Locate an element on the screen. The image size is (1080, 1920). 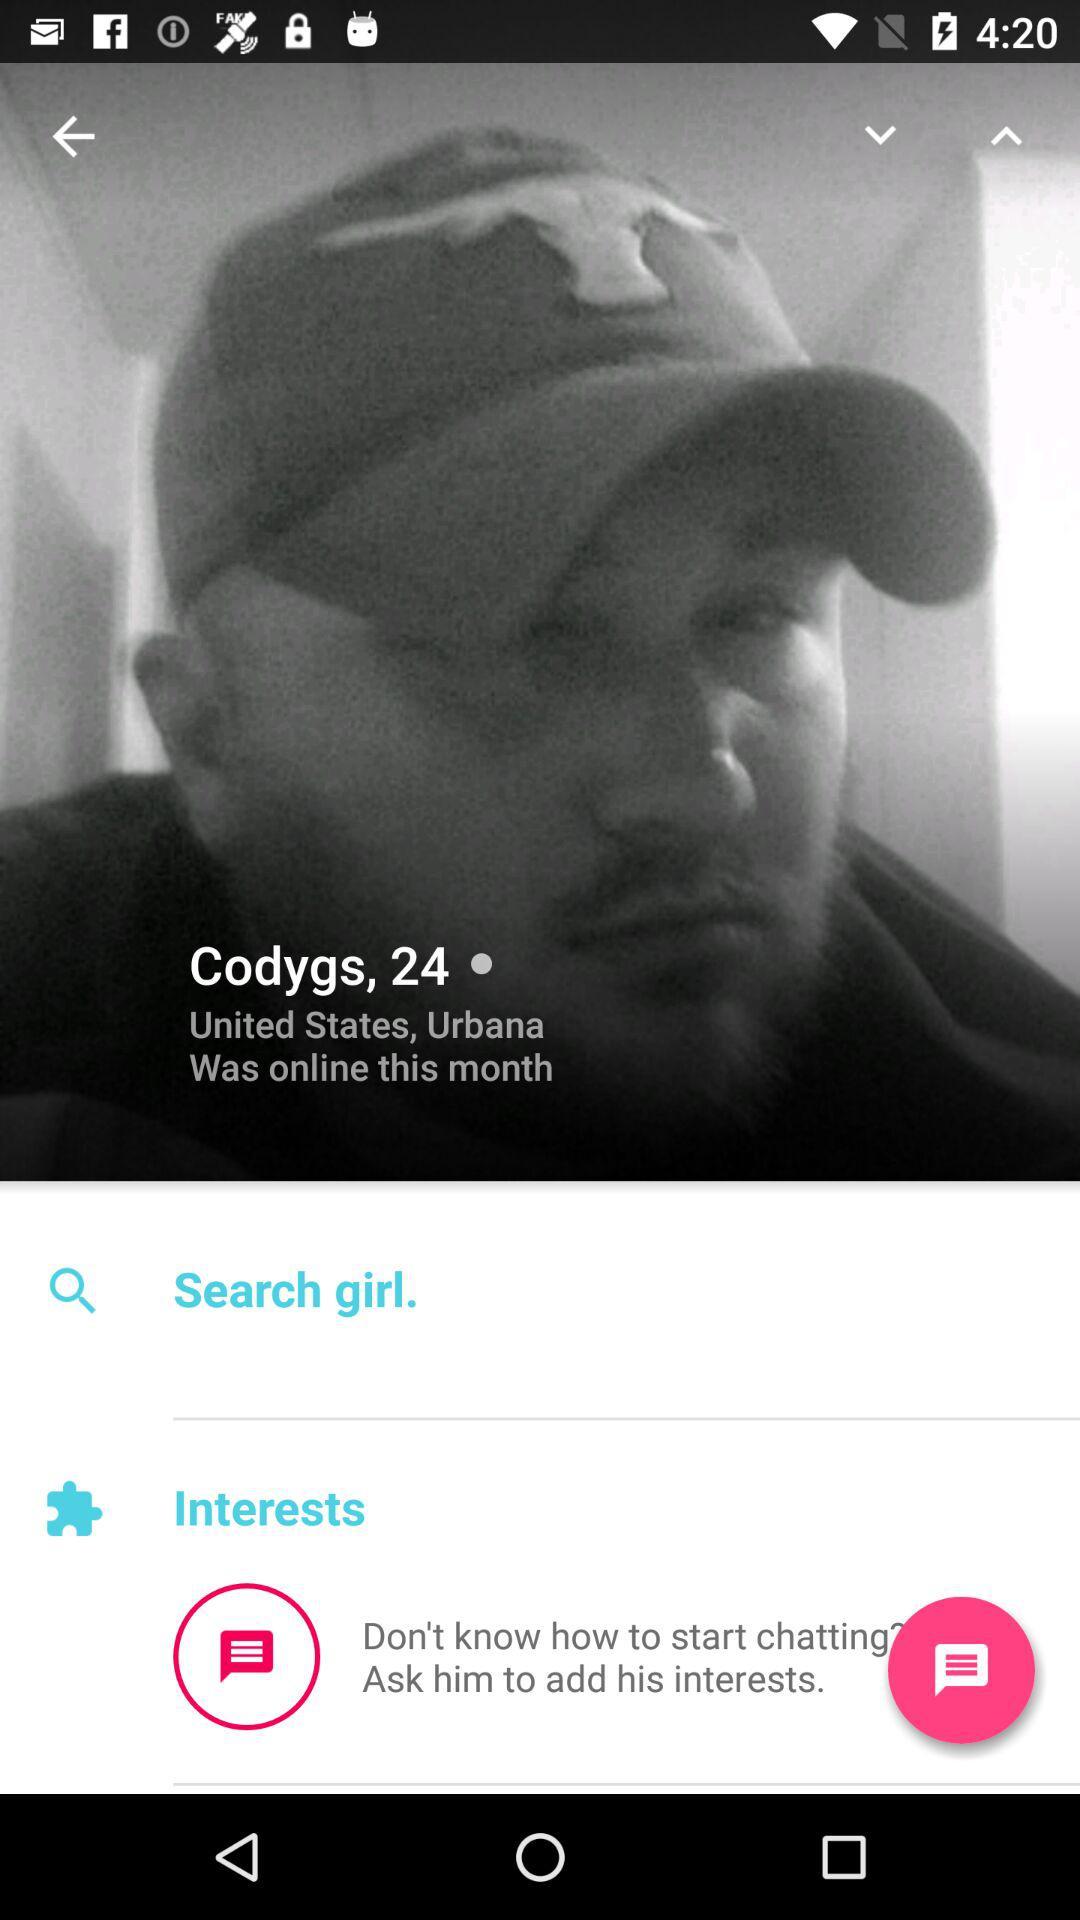
the chat icon is located at coordinates (245, 1656).